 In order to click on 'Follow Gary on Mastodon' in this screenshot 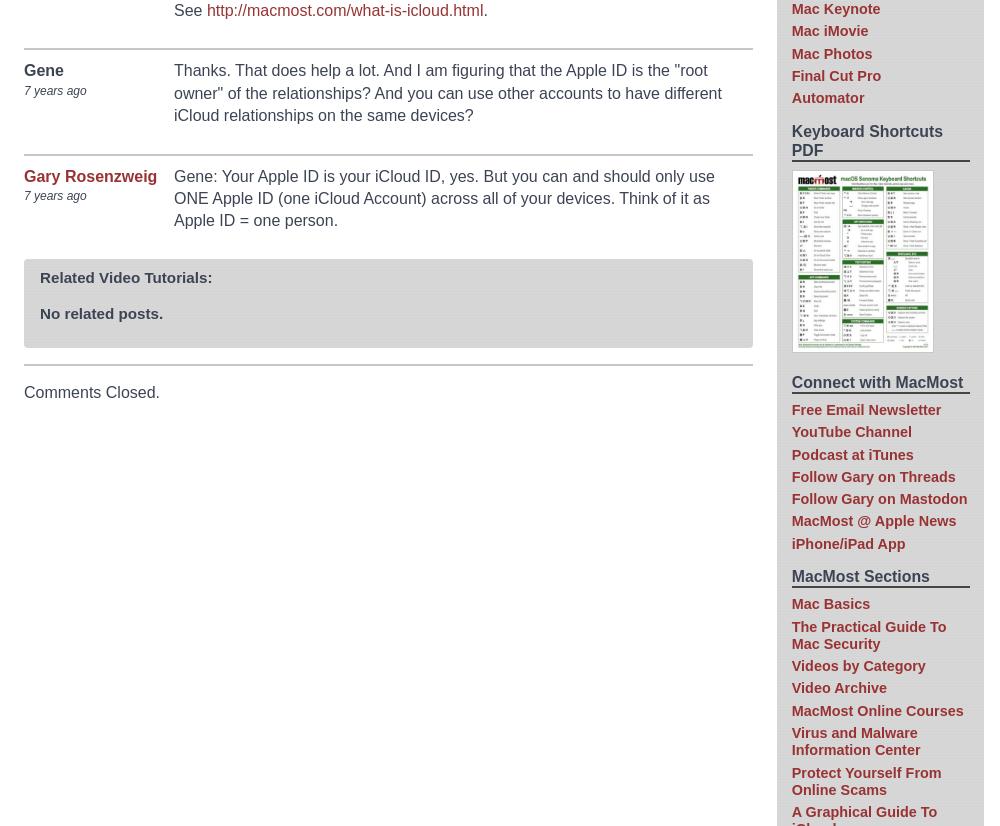, I will do `click(791, 498)`.